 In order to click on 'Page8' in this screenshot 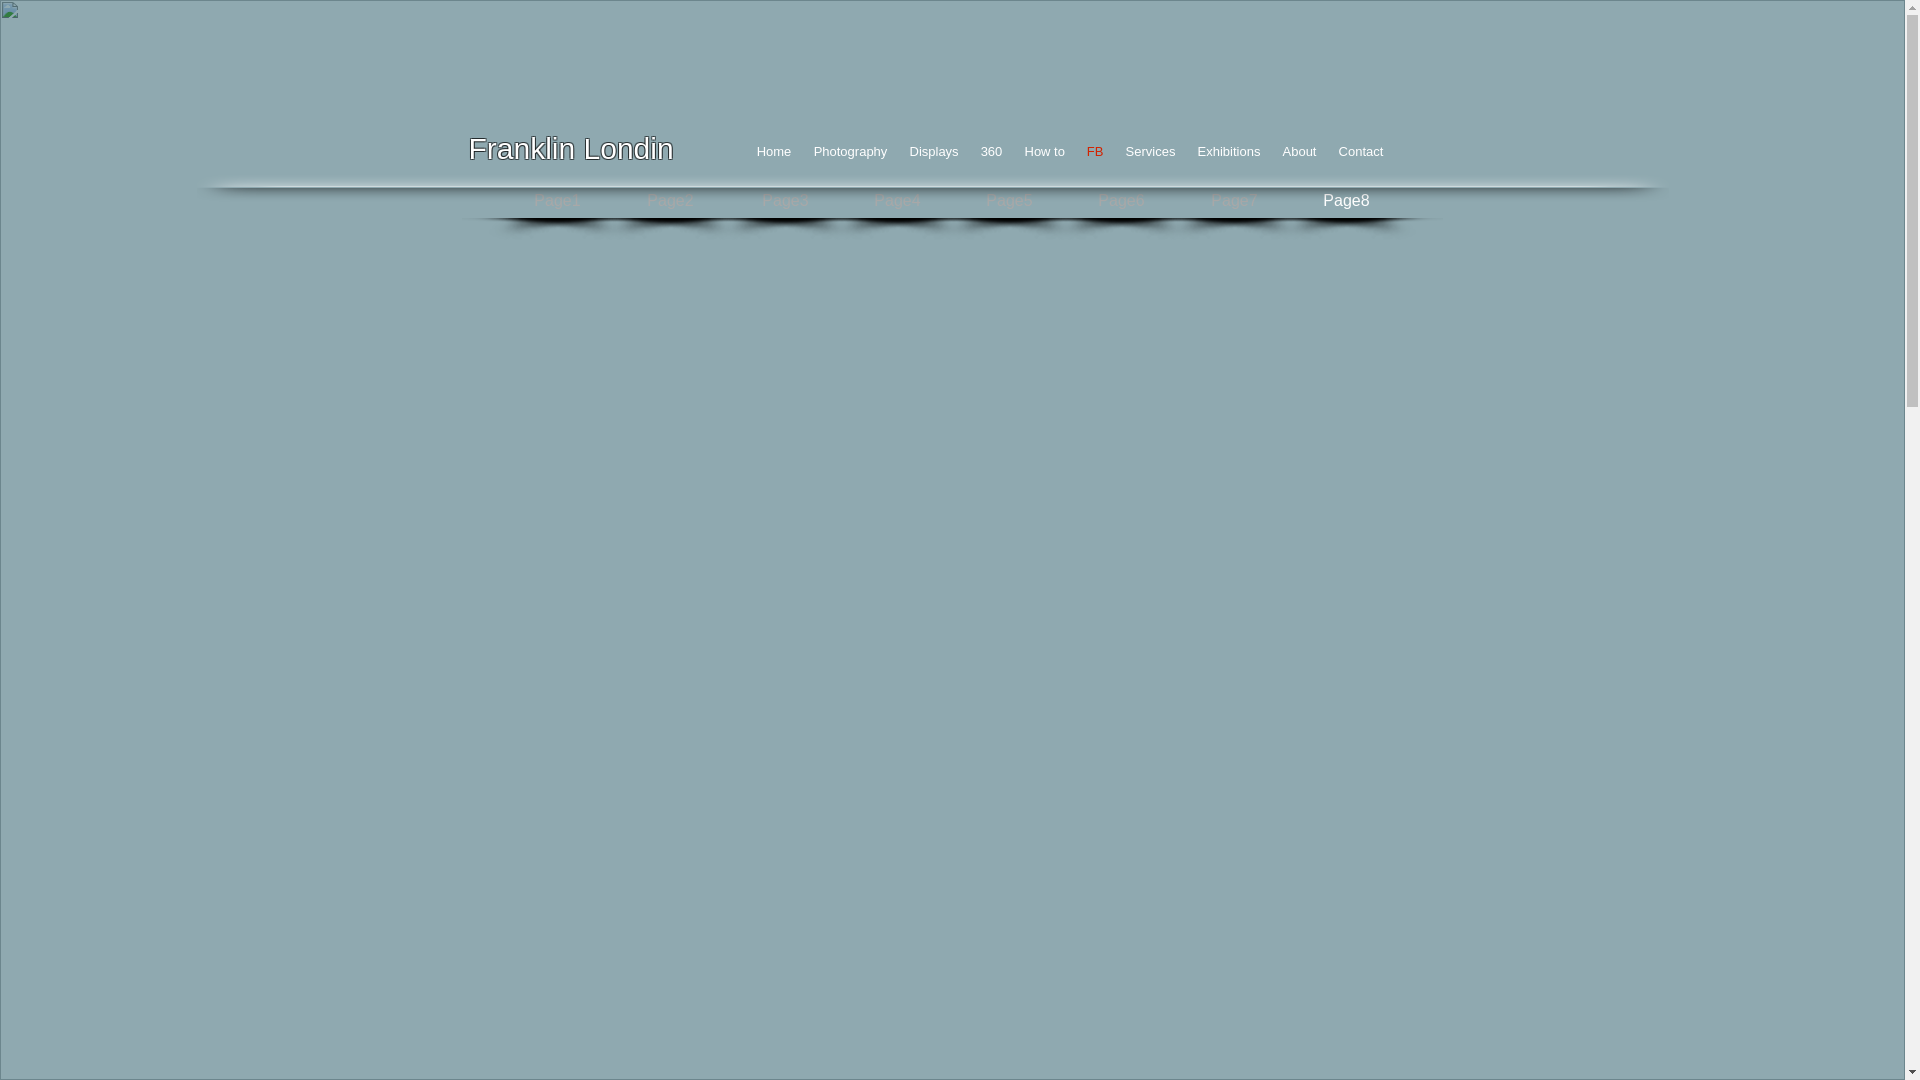, I will do `click(1347, 201)`.